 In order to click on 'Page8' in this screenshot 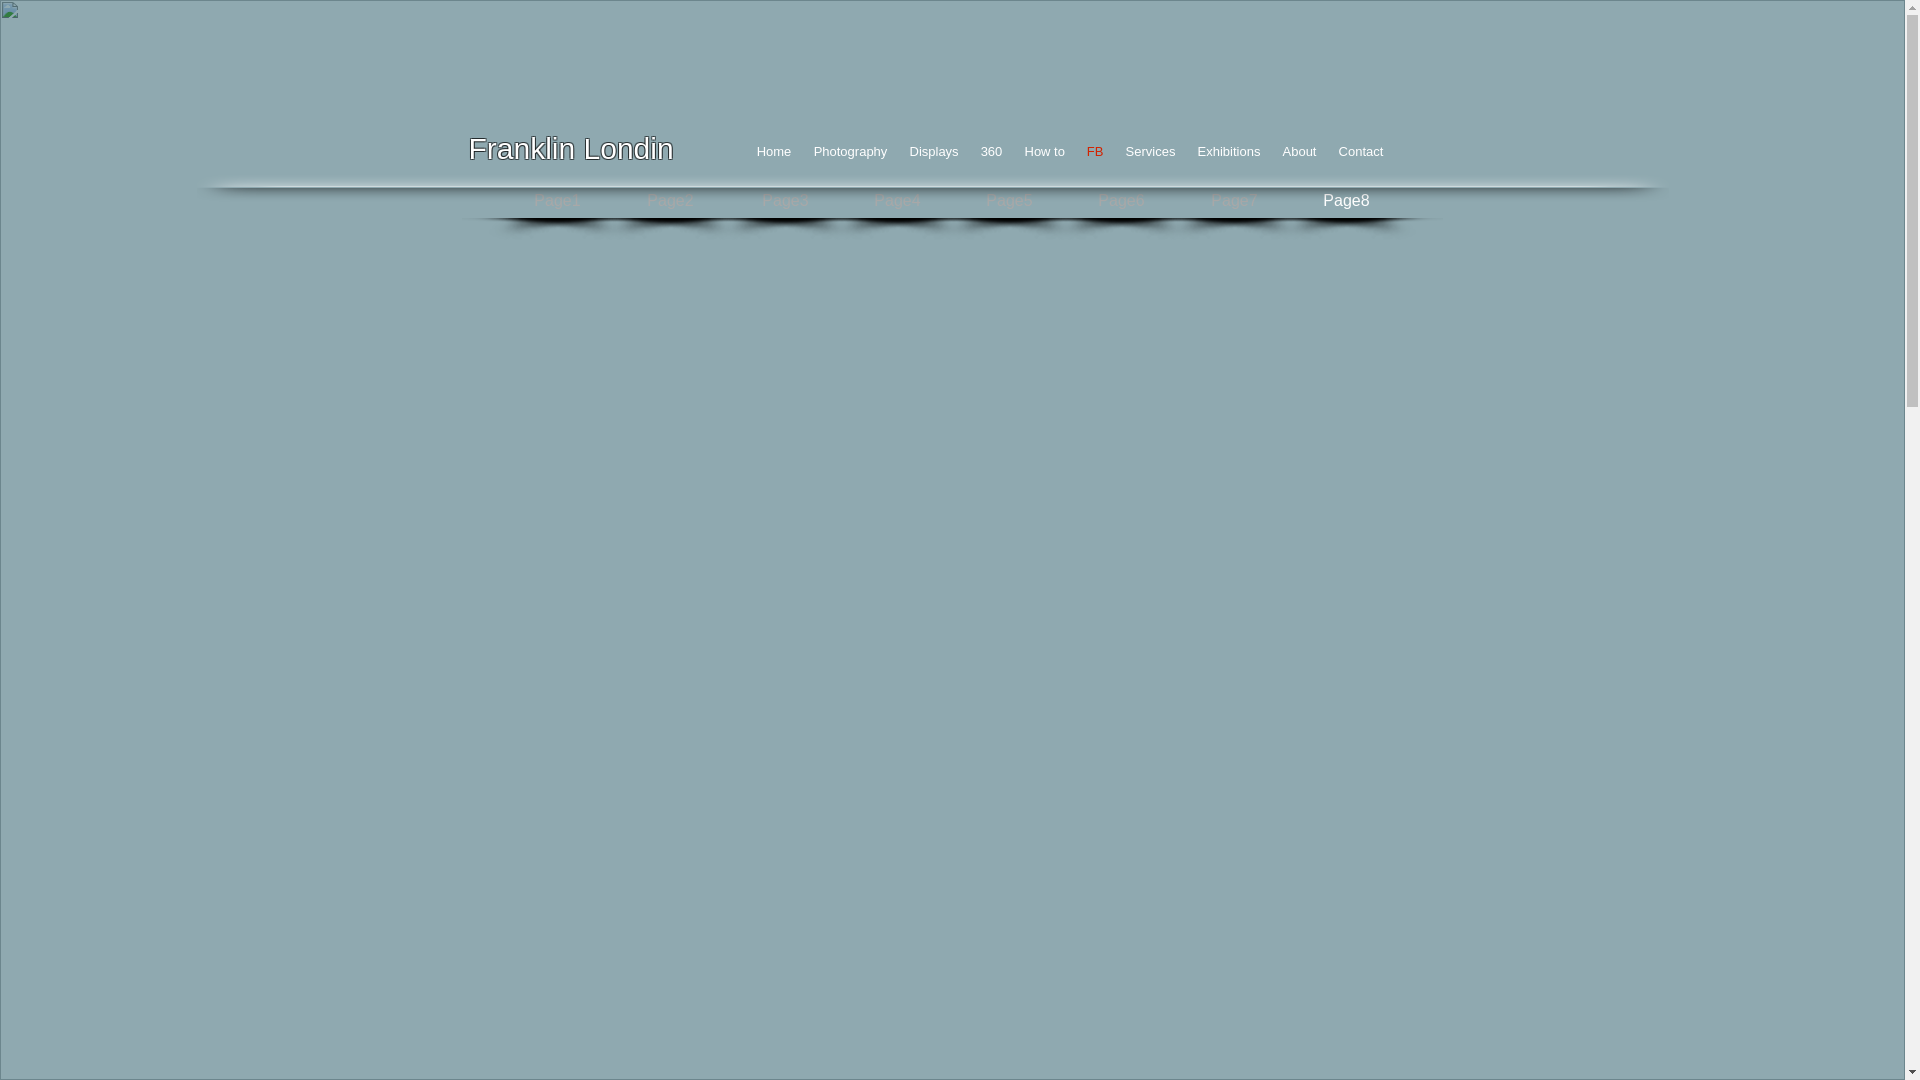, I will do `click(1347, 201)`.